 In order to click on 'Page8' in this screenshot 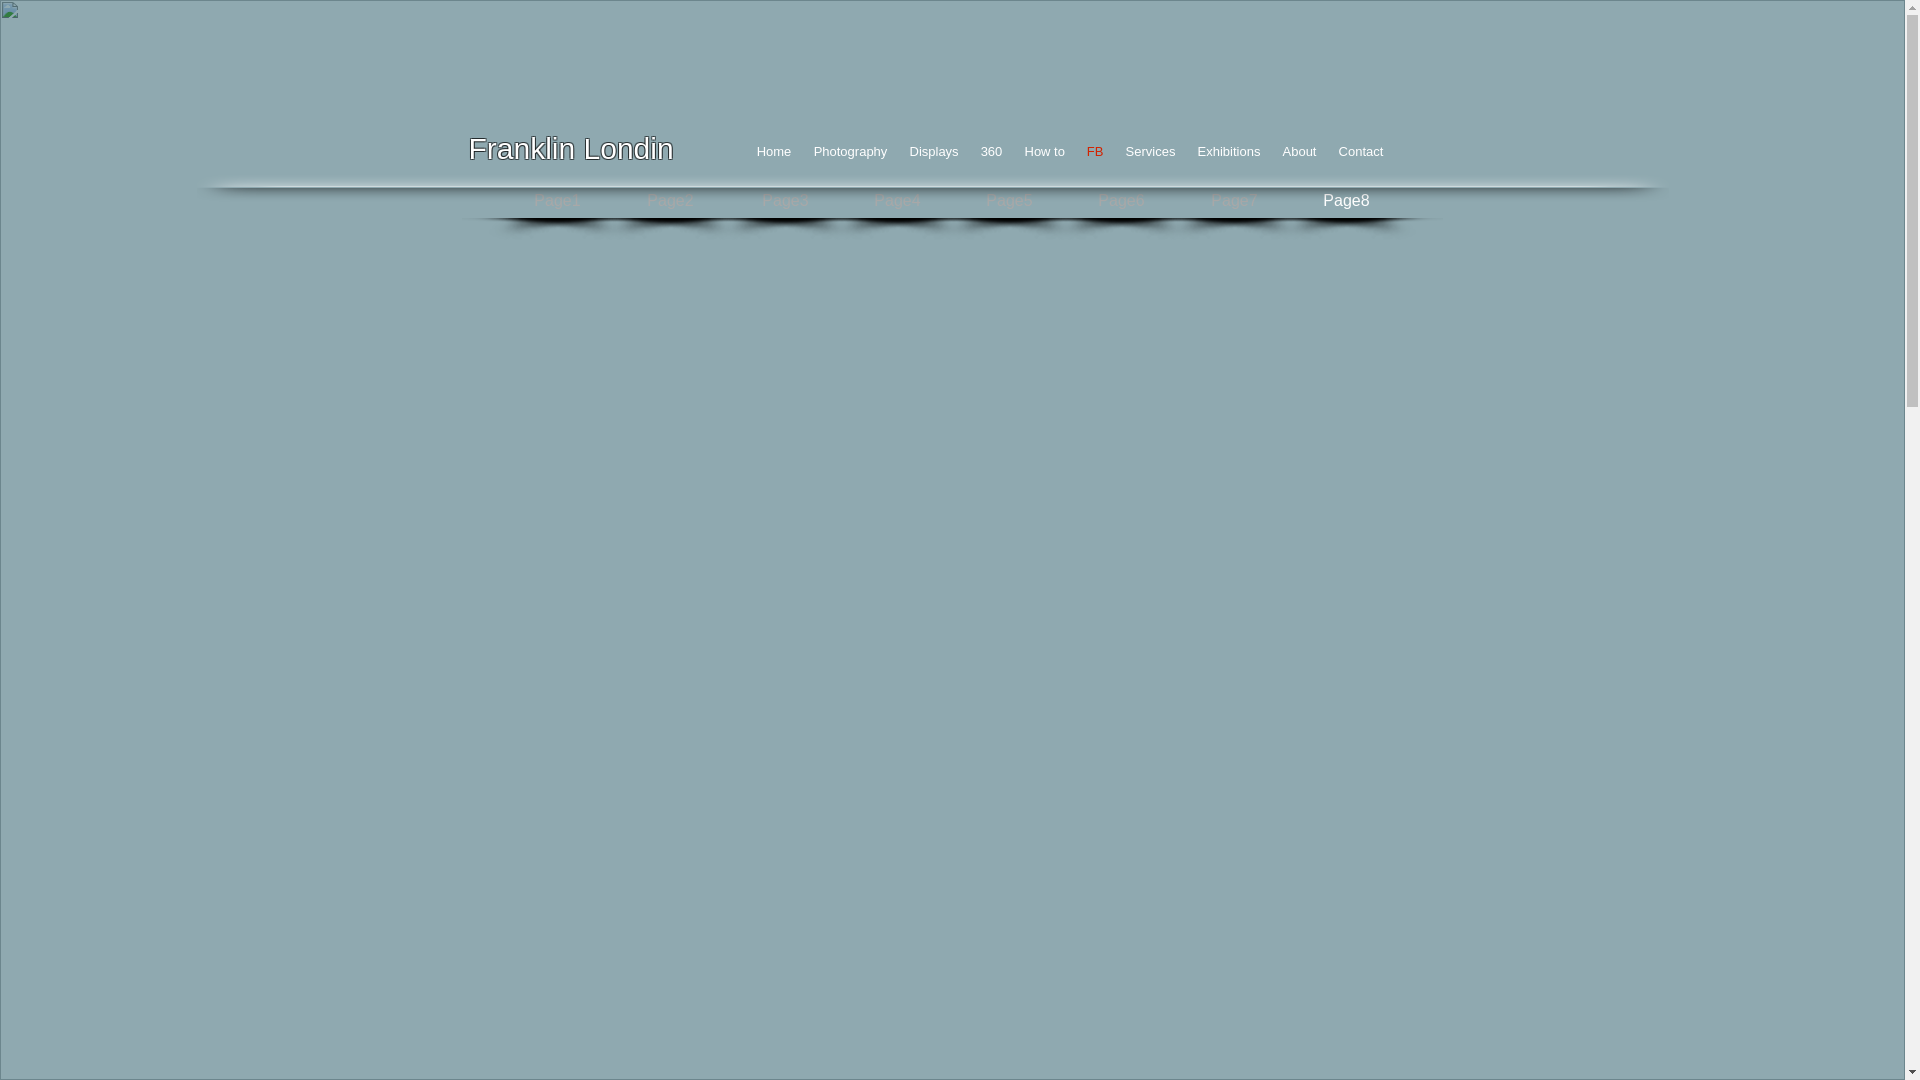, I will do `click(1347, 201)`.